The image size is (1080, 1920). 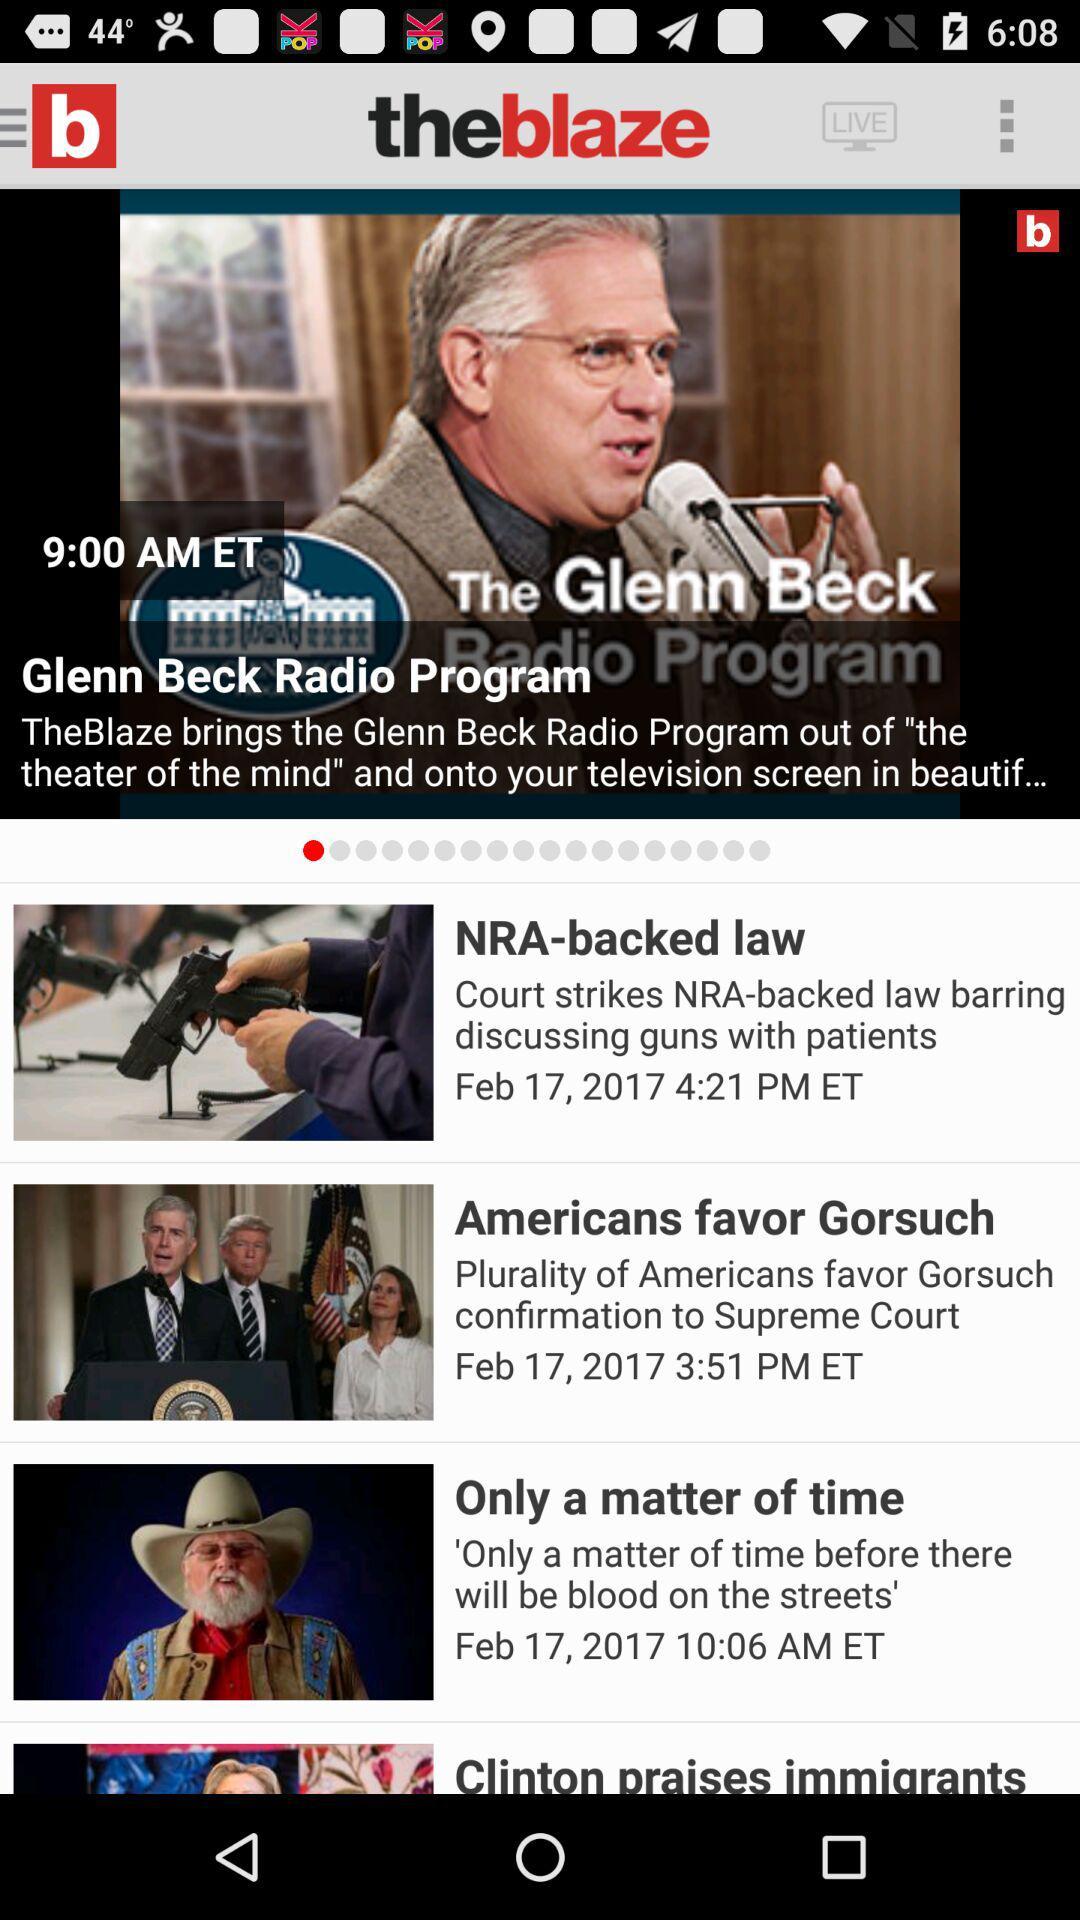 What do you see at coordinates (760, 1014) in the screenshot?
I see `the court strikes nra app` at bounding box center [760, 1014].